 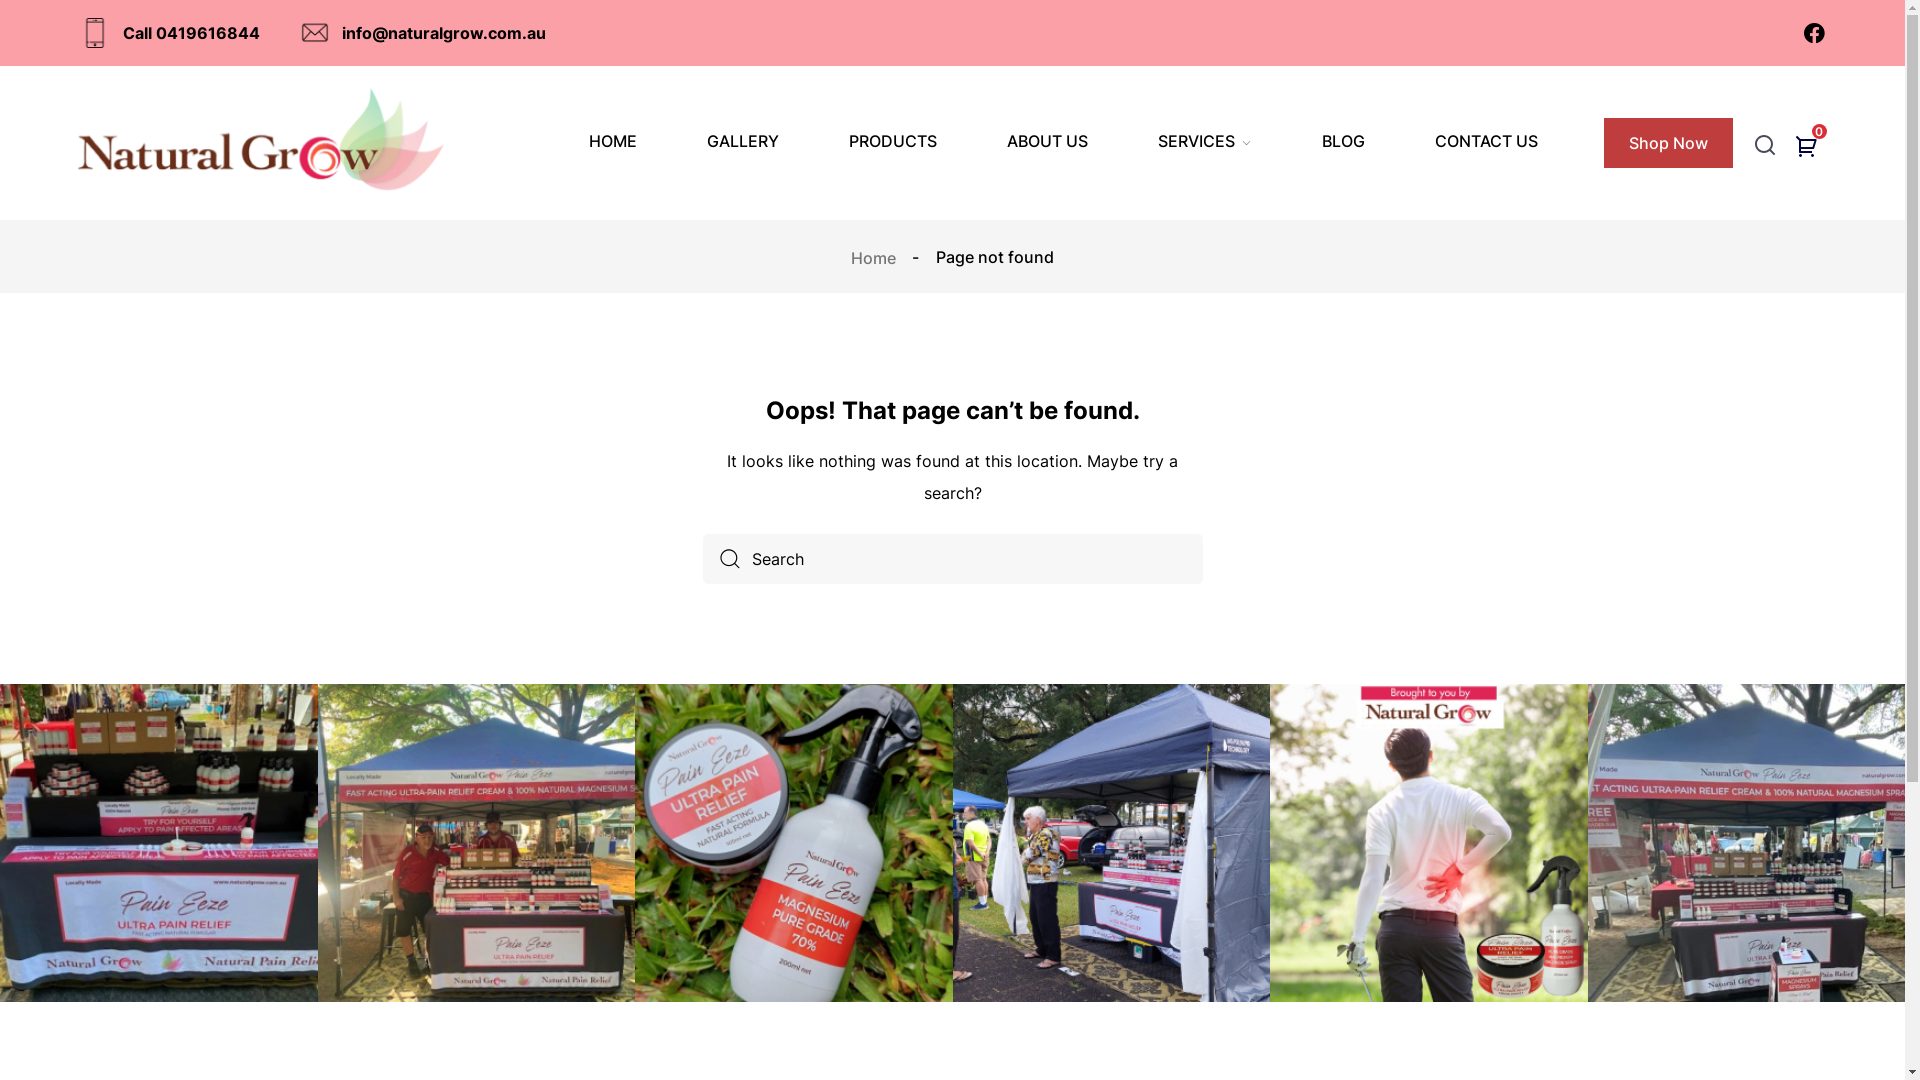 What do you see at coordinates (612, 140) in the screenshot?
I see `'HOME'` at bounding box center [612, 140].